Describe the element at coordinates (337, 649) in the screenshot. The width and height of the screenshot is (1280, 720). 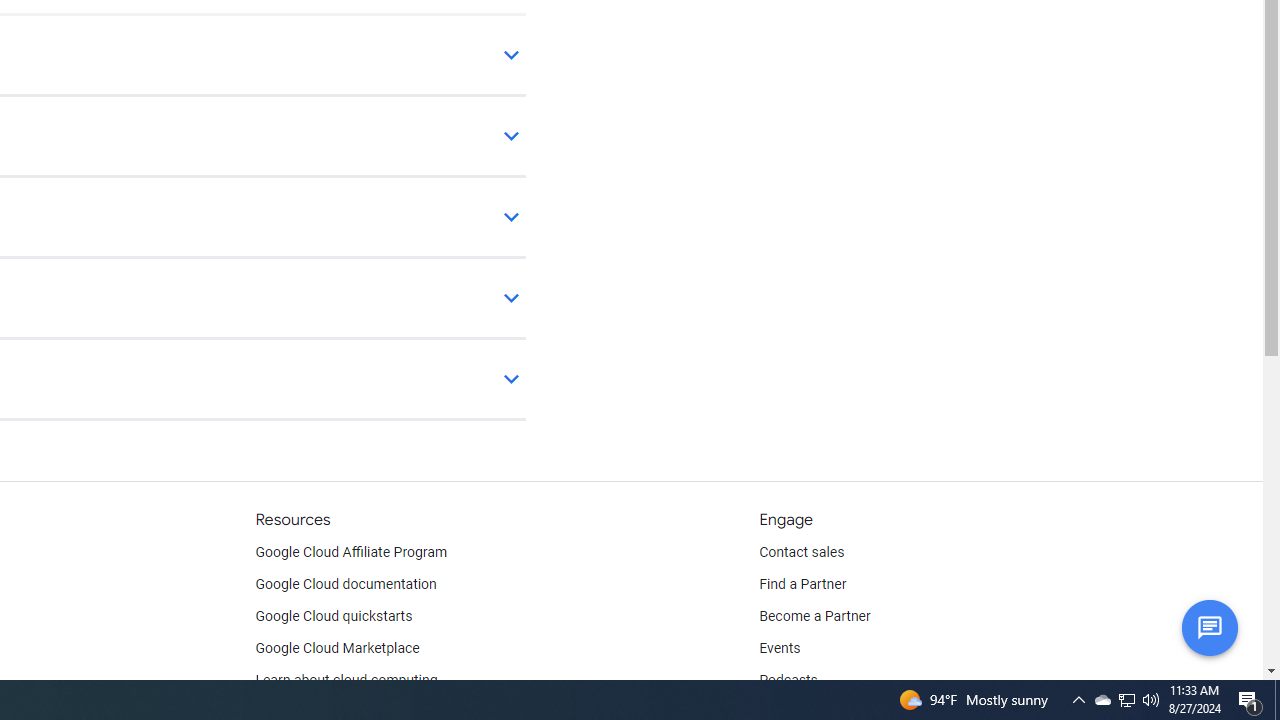
I see `'Google Cloud Marketplace'` at that location.